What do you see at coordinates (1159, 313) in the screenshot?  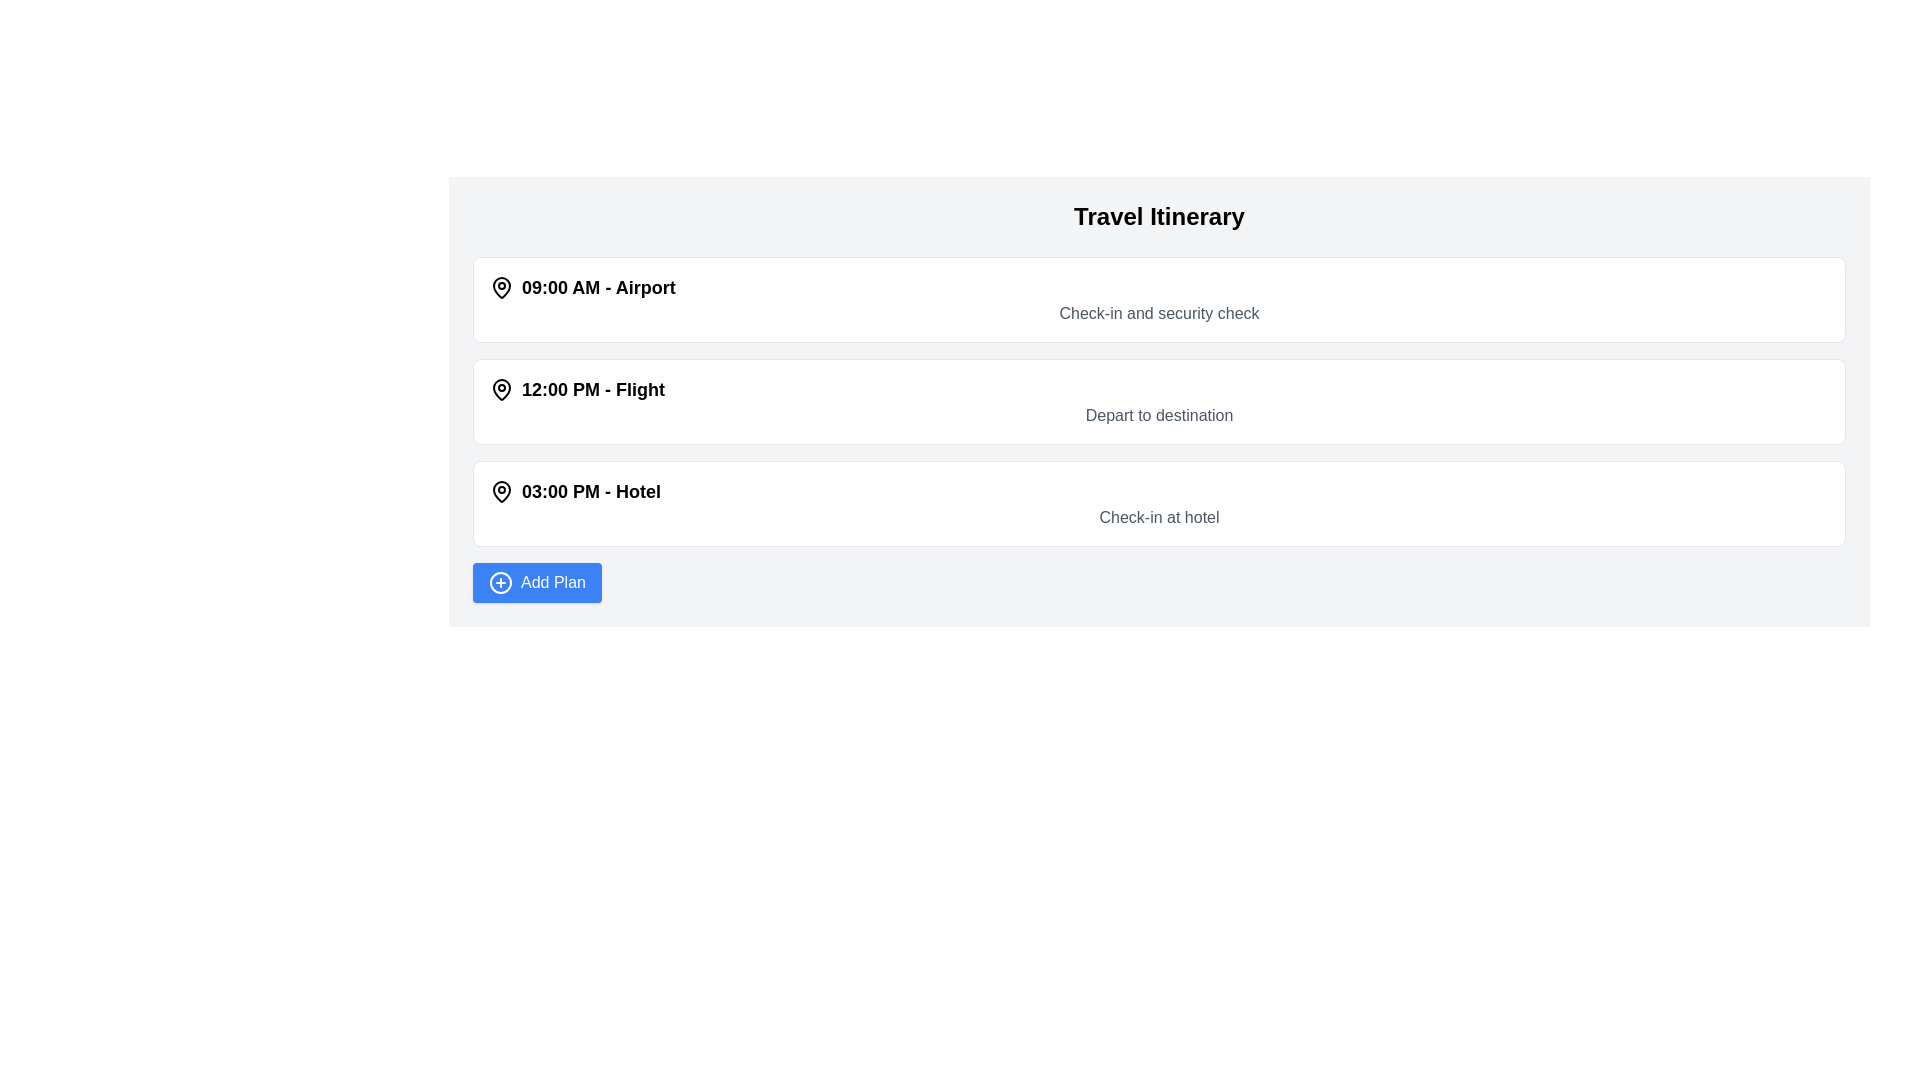 I see `the text label displaying 'Check-in and security check' located beneath the heading '09:00 AM - Airport'` at bounding box center [1159, 313].